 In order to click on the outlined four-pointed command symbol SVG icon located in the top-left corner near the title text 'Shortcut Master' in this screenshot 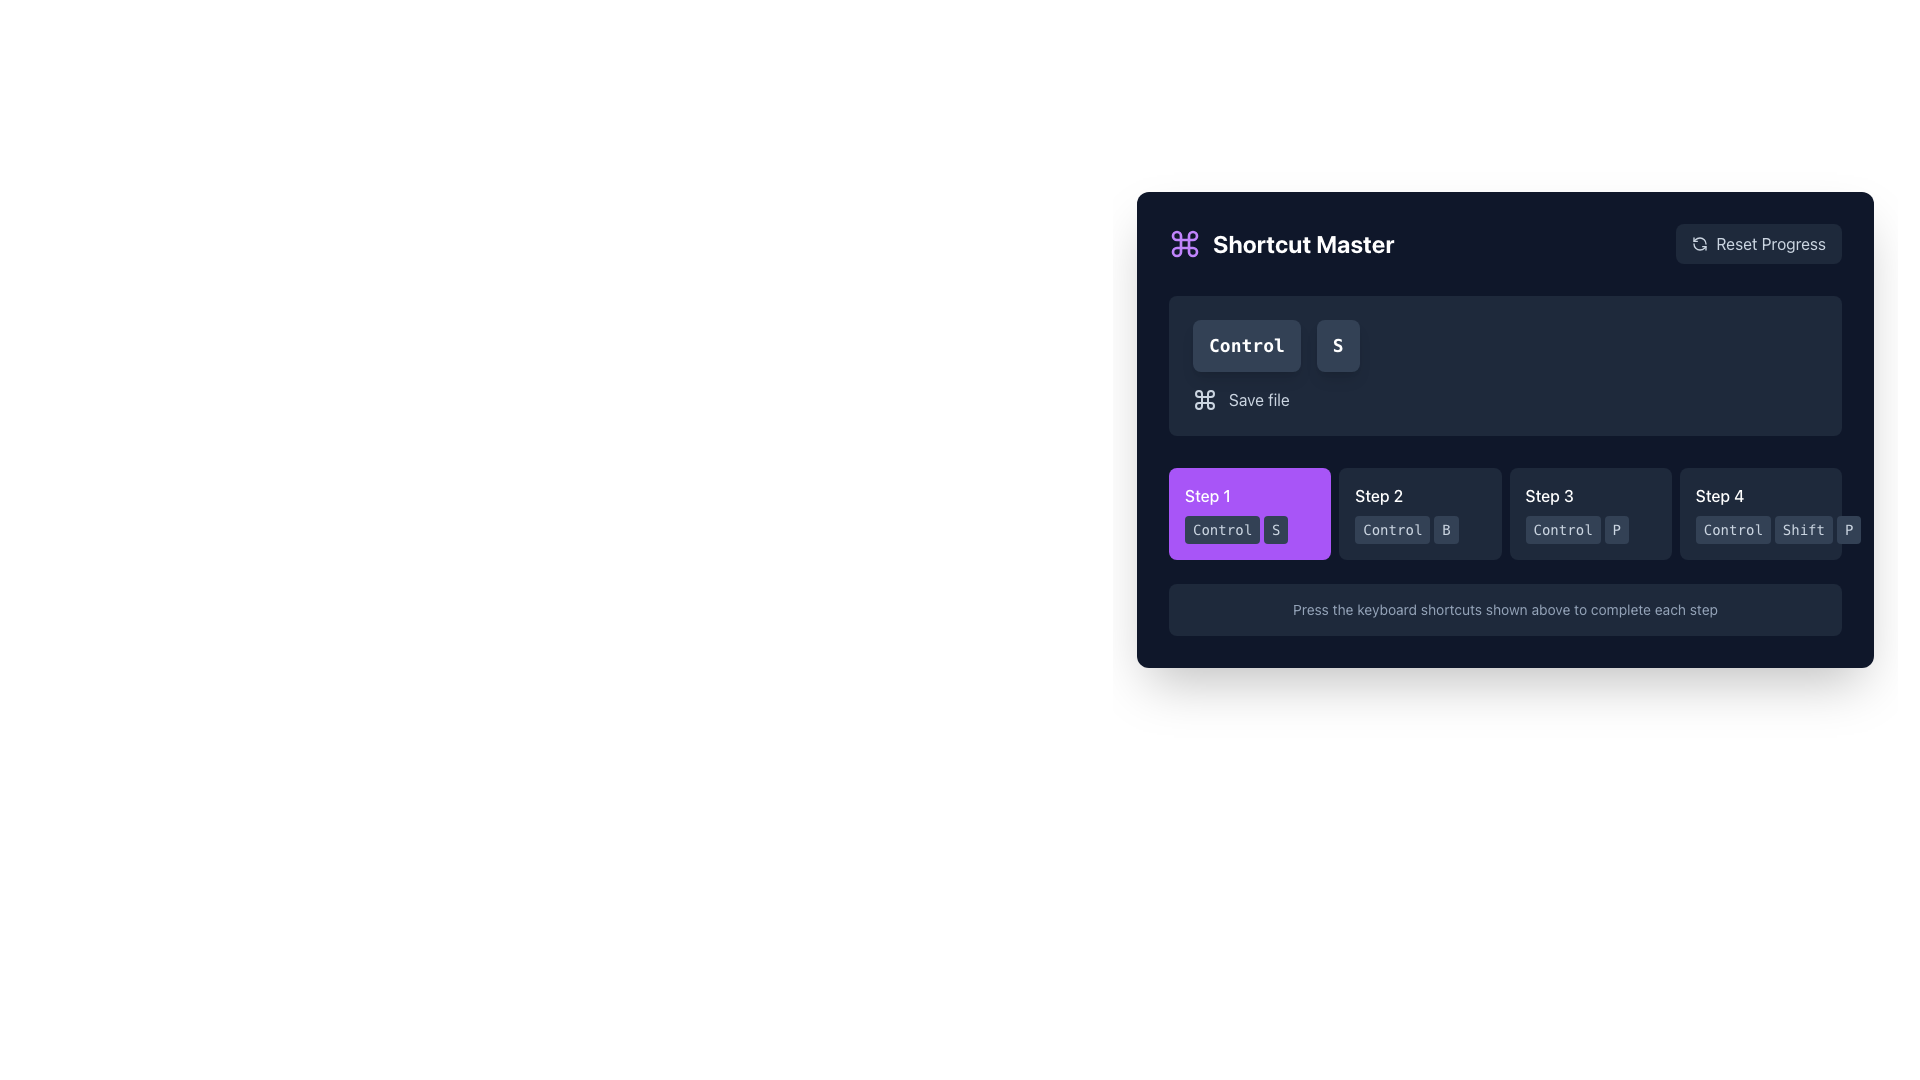, I will do `click(1203, 400)`.